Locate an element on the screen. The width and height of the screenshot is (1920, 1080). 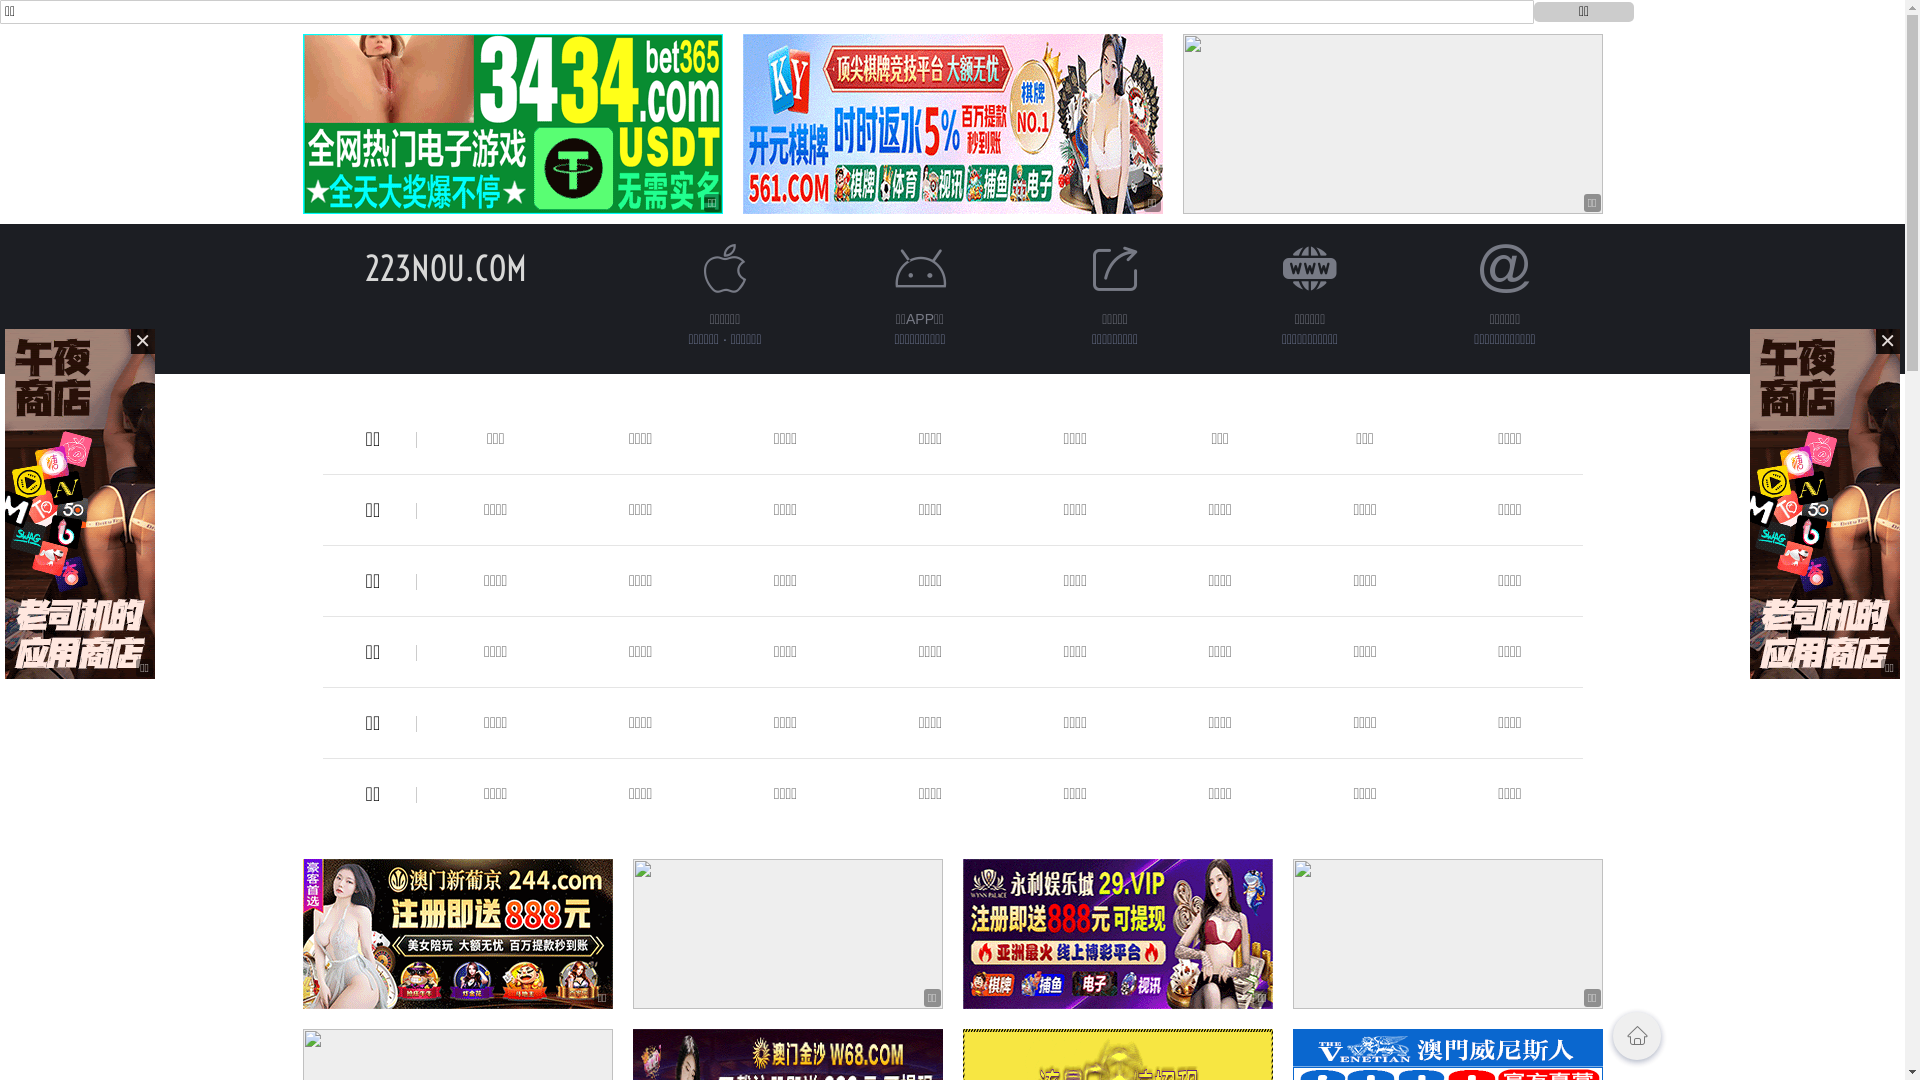
'223NOU.COM' is located at coordinates (444, 267).